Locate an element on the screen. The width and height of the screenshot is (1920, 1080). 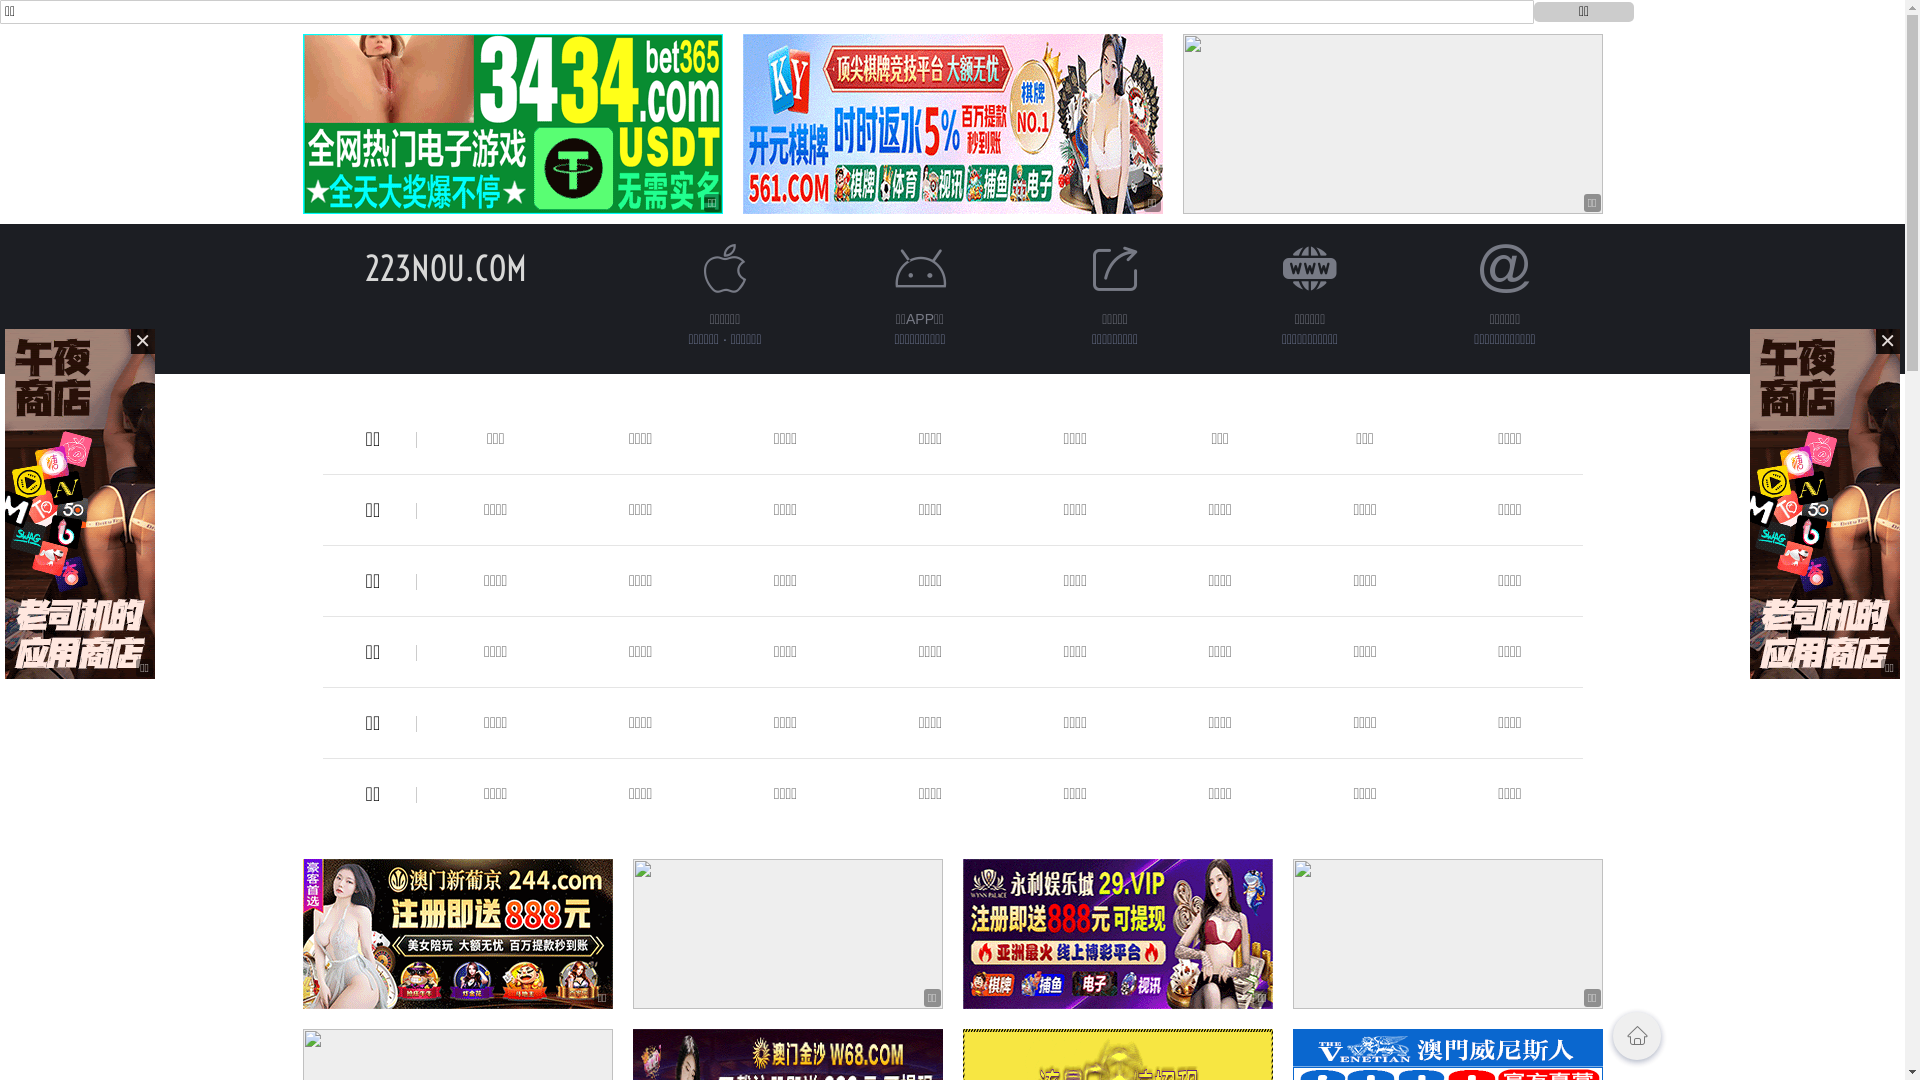
'223NOU.COM' is located at coordinates (444, 267).